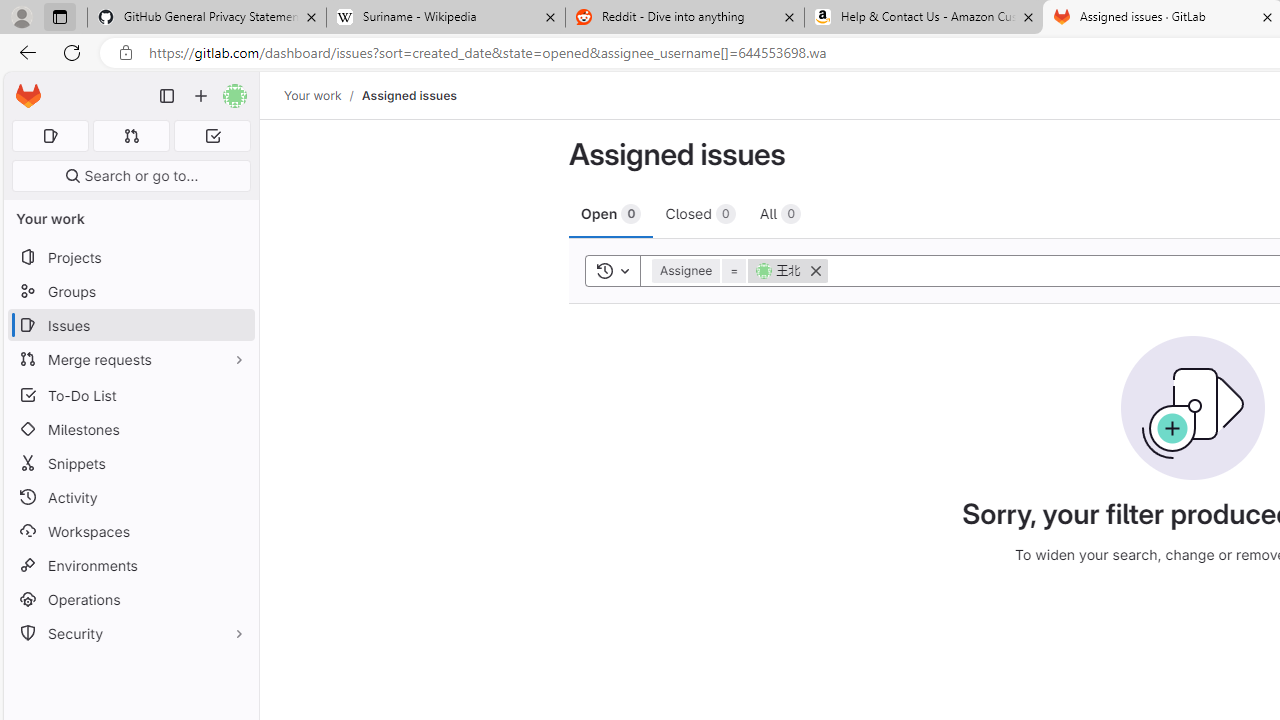  I want to click on 'Merge requests', so click(130, 358).